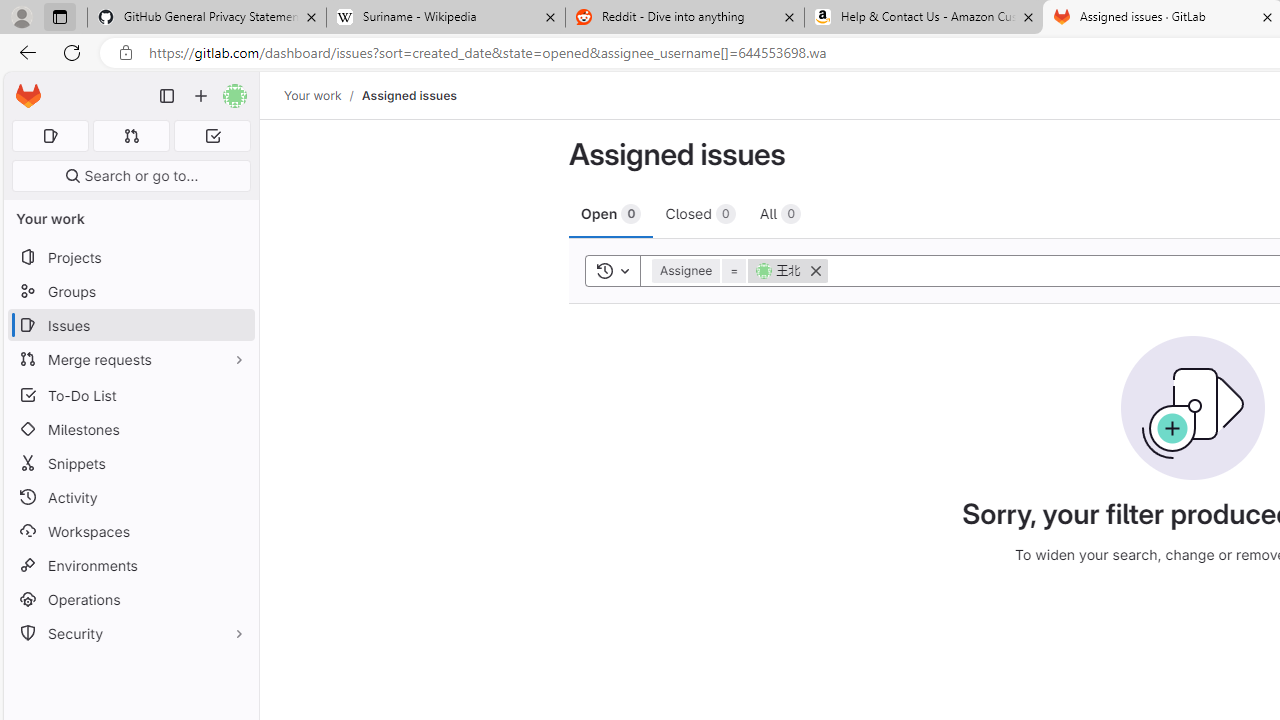  I want to click on 'Merge requests', so click(130, 358).